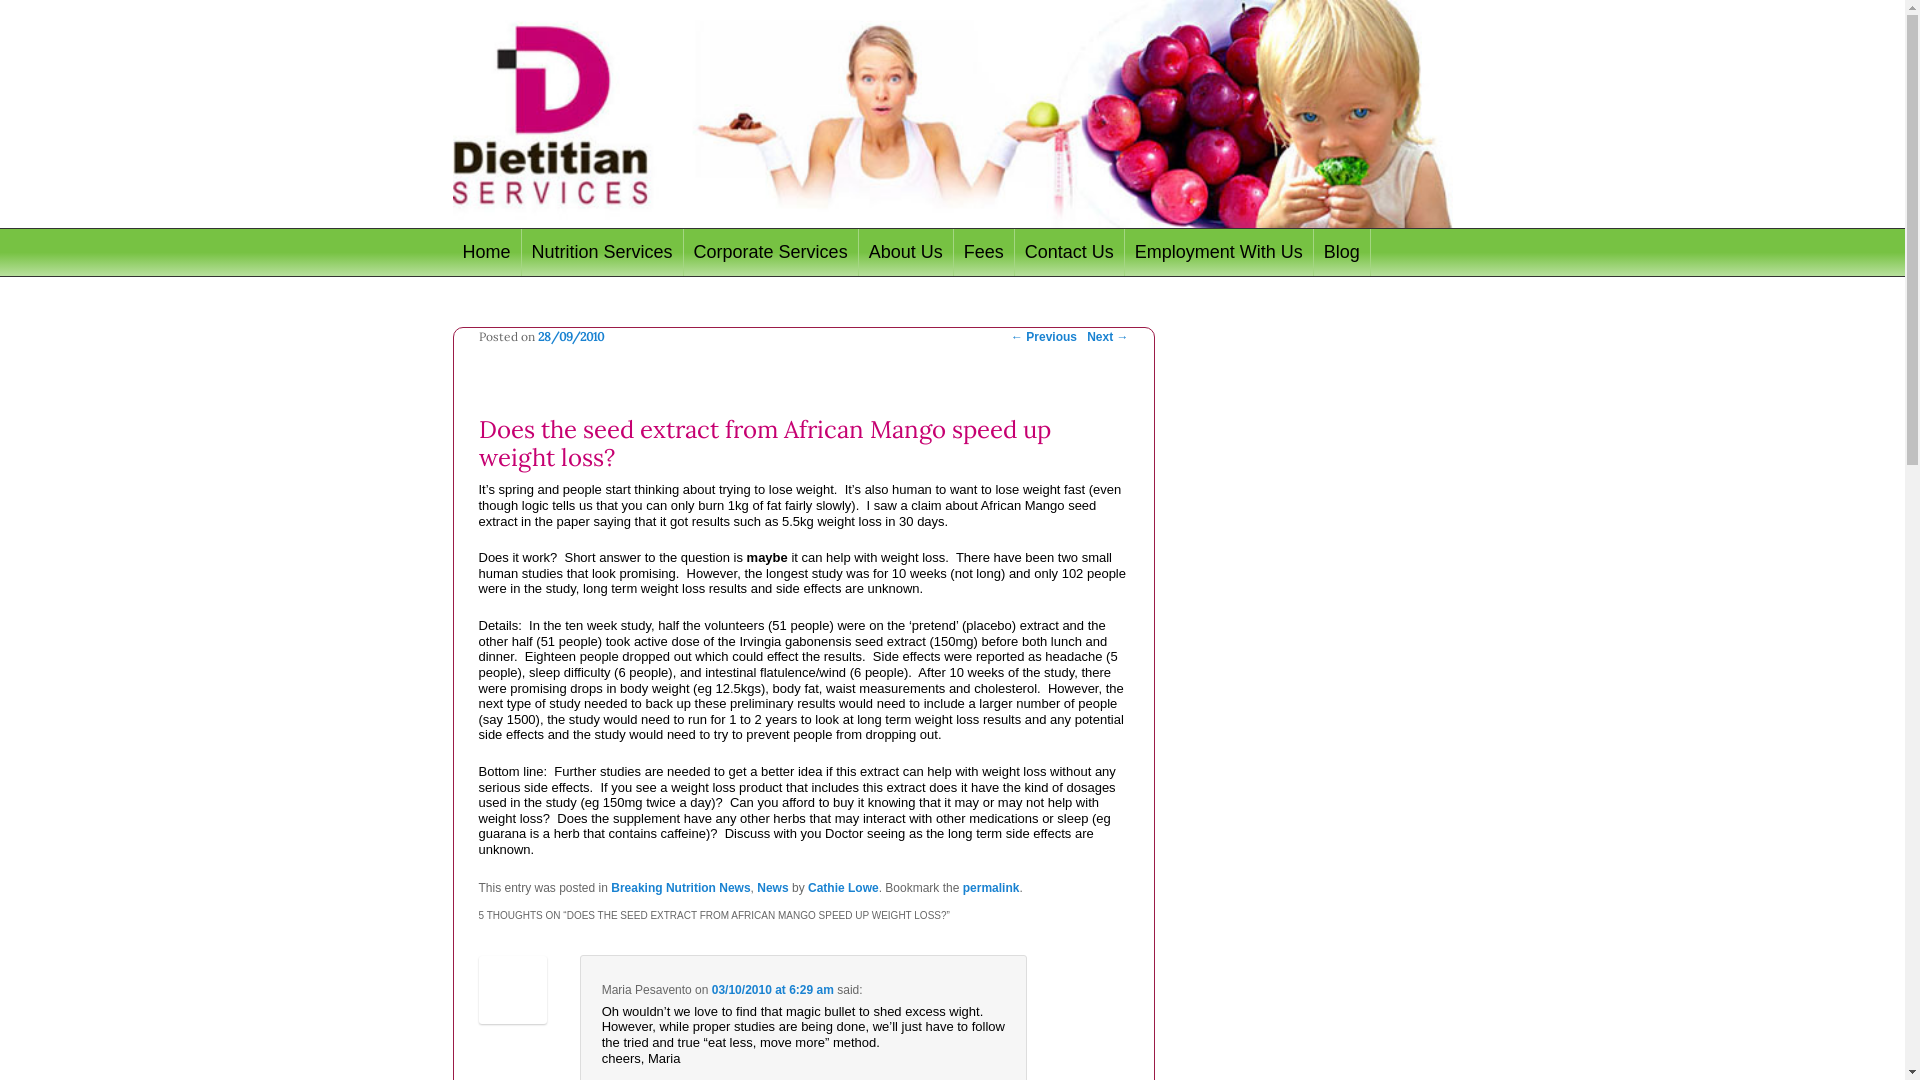 The image size is (1920, 1080). I want to click on 'Breaking Nutrition News', so click(680, 886).